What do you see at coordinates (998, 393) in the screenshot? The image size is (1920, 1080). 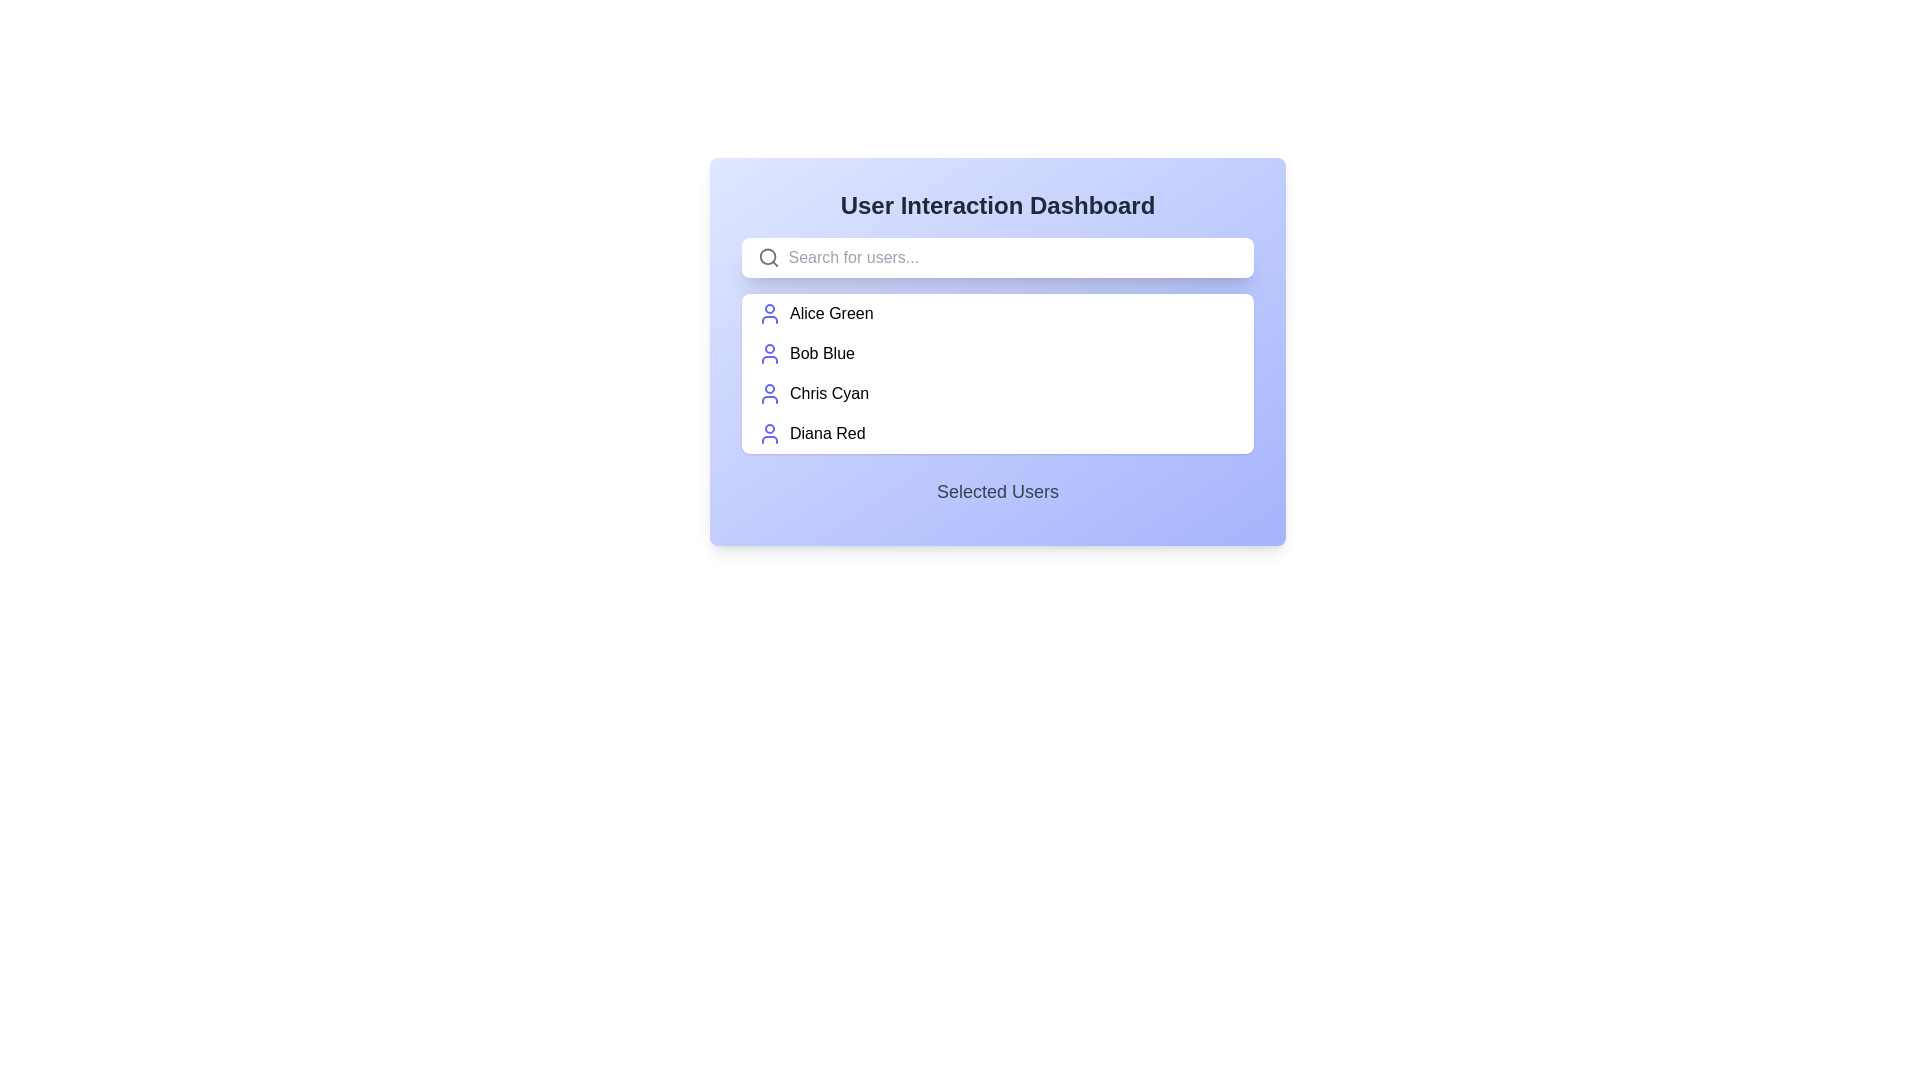 I see `to select the third item in the user list or menu option, positioned below 'Bob Blue' and above 'Diana Red'` at bounding box center [998, 393].